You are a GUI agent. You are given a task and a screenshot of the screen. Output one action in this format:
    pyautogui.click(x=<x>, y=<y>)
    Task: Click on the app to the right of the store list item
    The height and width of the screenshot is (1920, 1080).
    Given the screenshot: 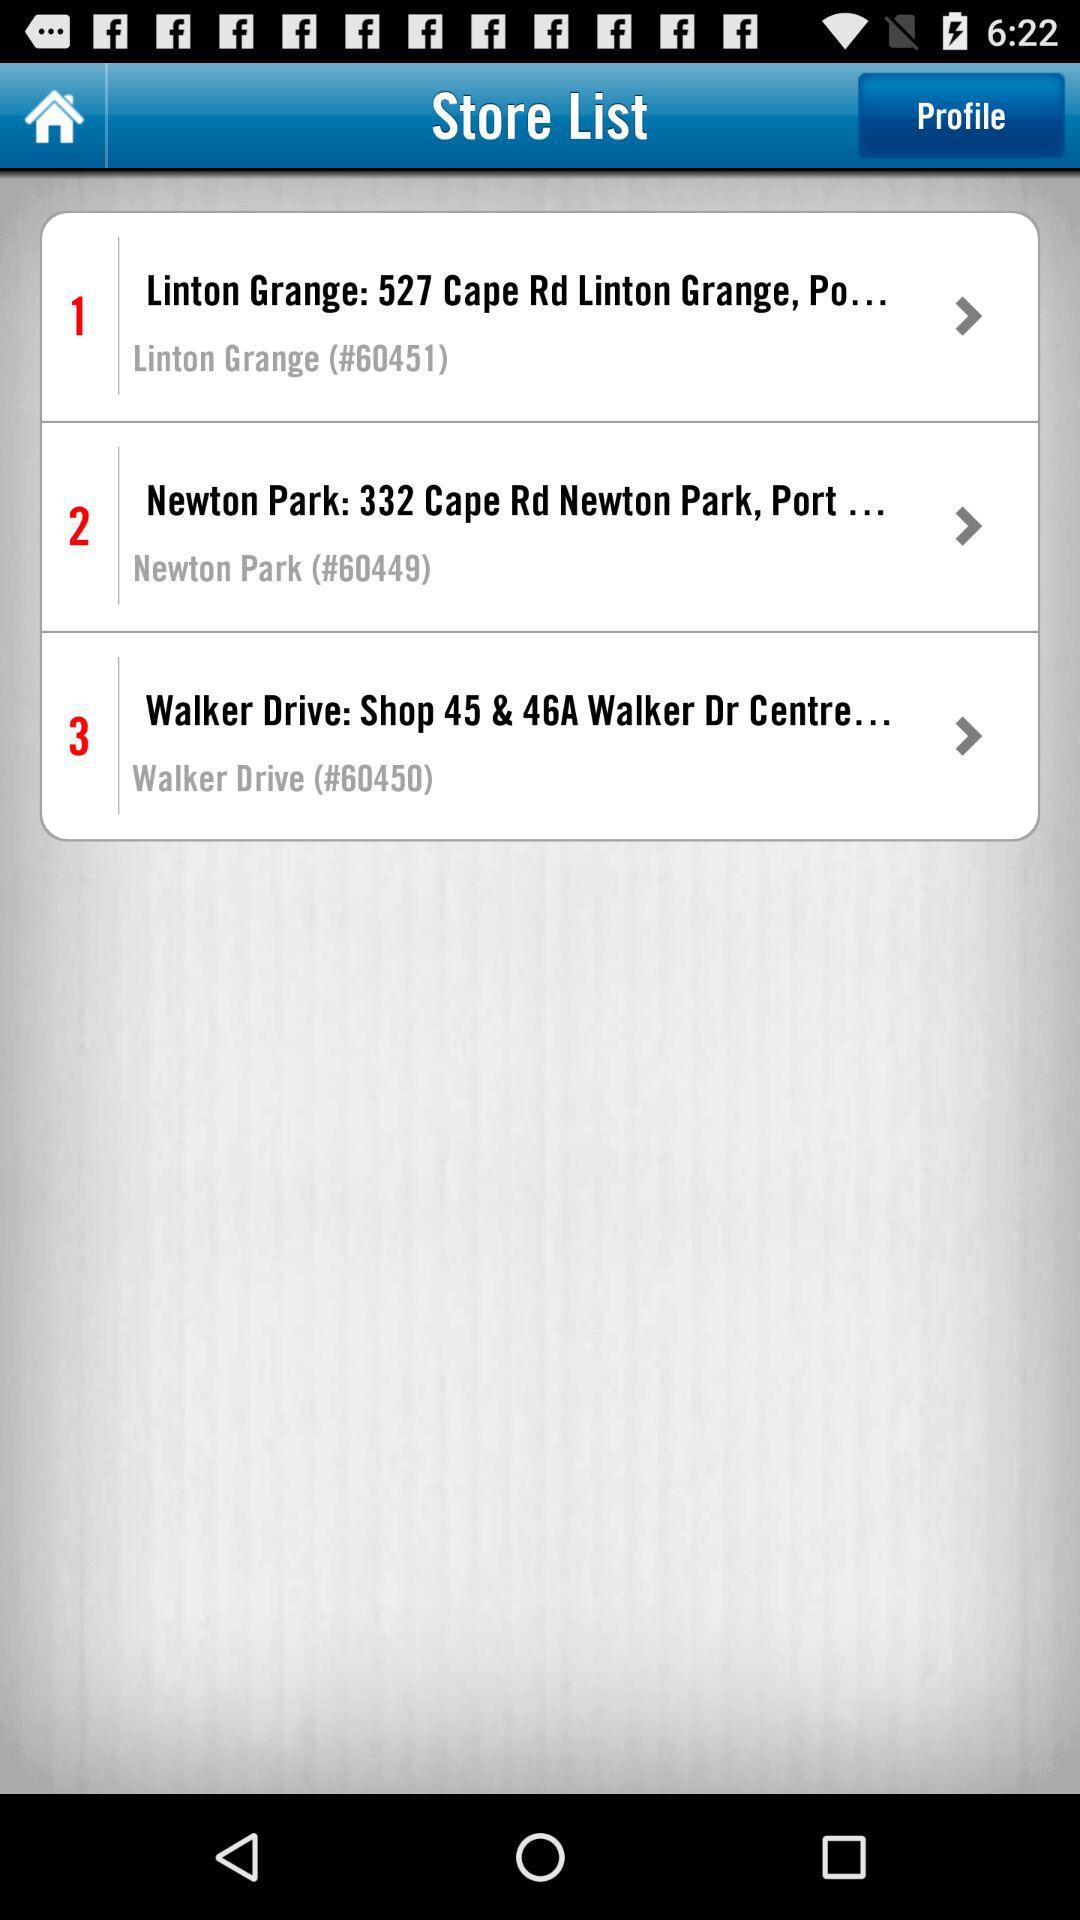 What is the action you would take?
    pyautogui.click(x=960, y=114)
    